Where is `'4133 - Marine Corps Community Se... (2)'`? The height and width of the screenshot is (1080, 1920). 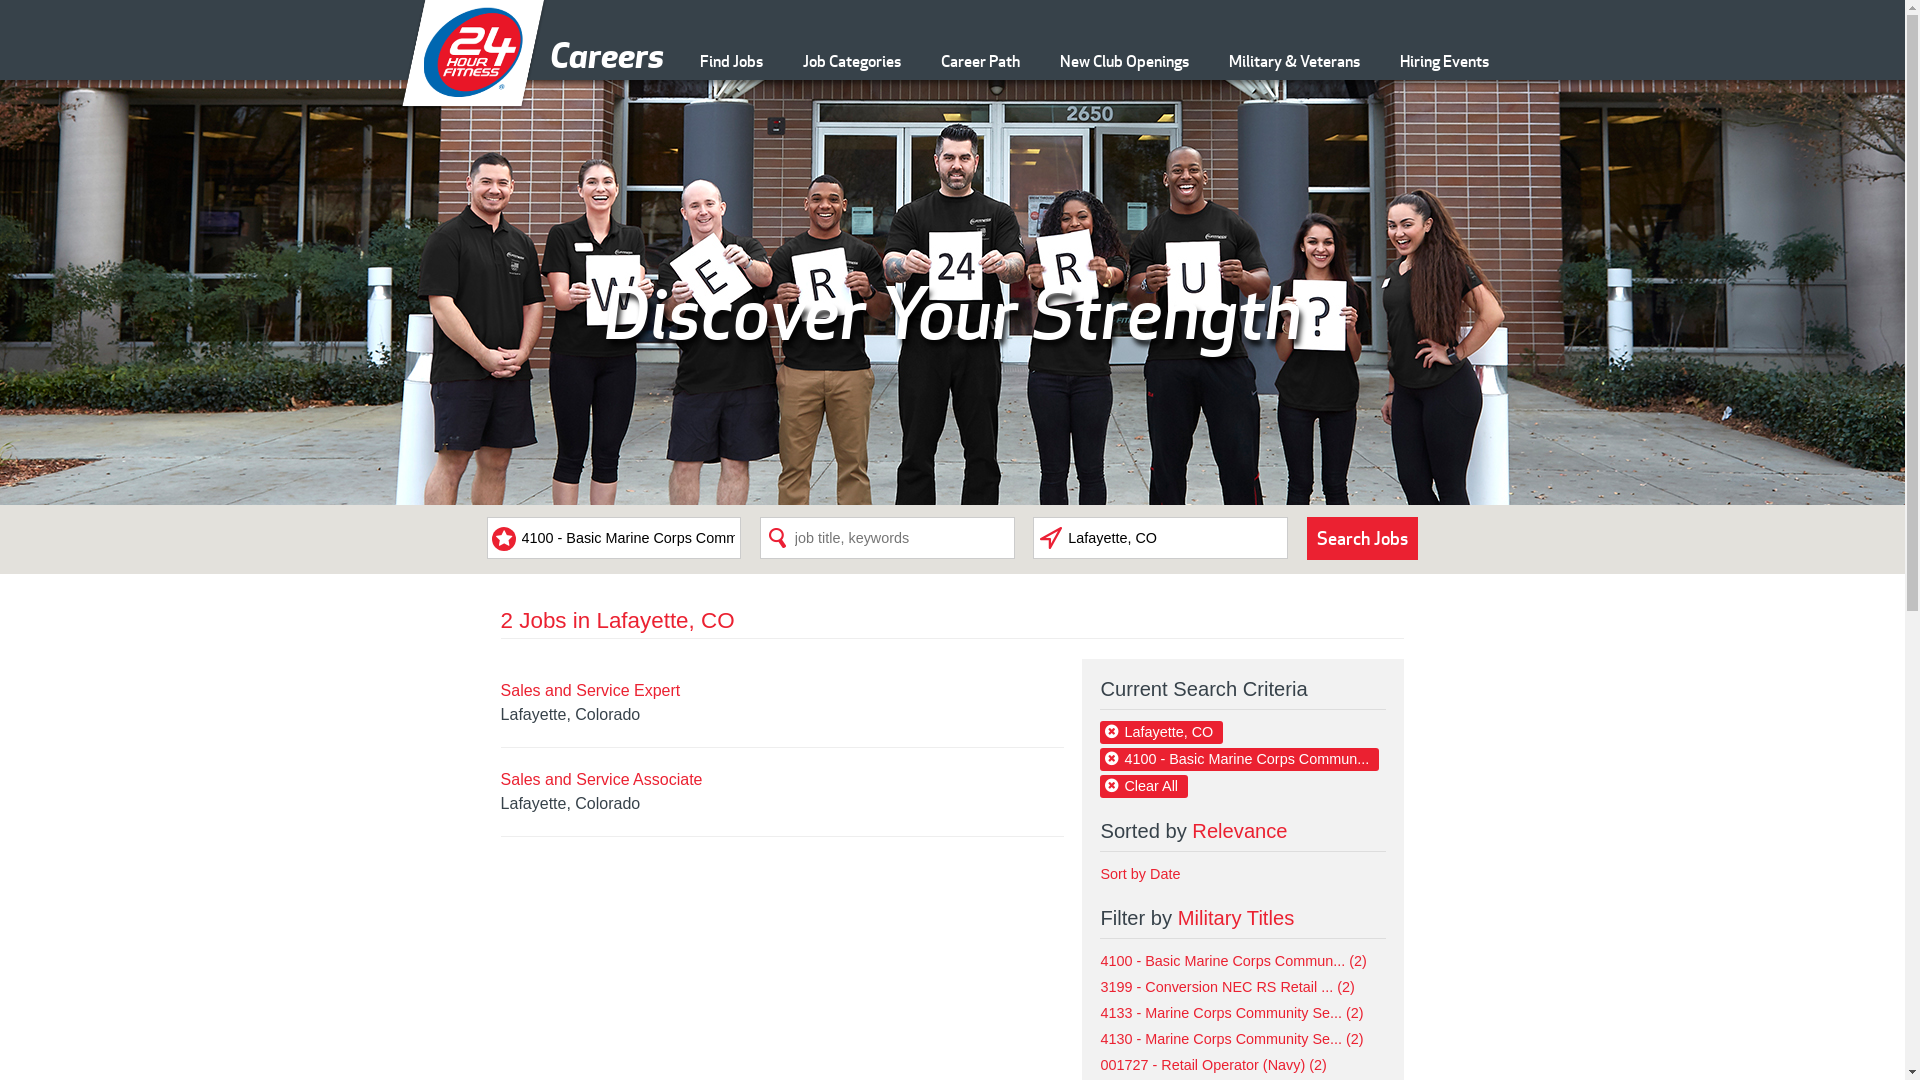 '4133 - Marine Corps Community Se... (2)' is located at coordinates (1230, 1013).